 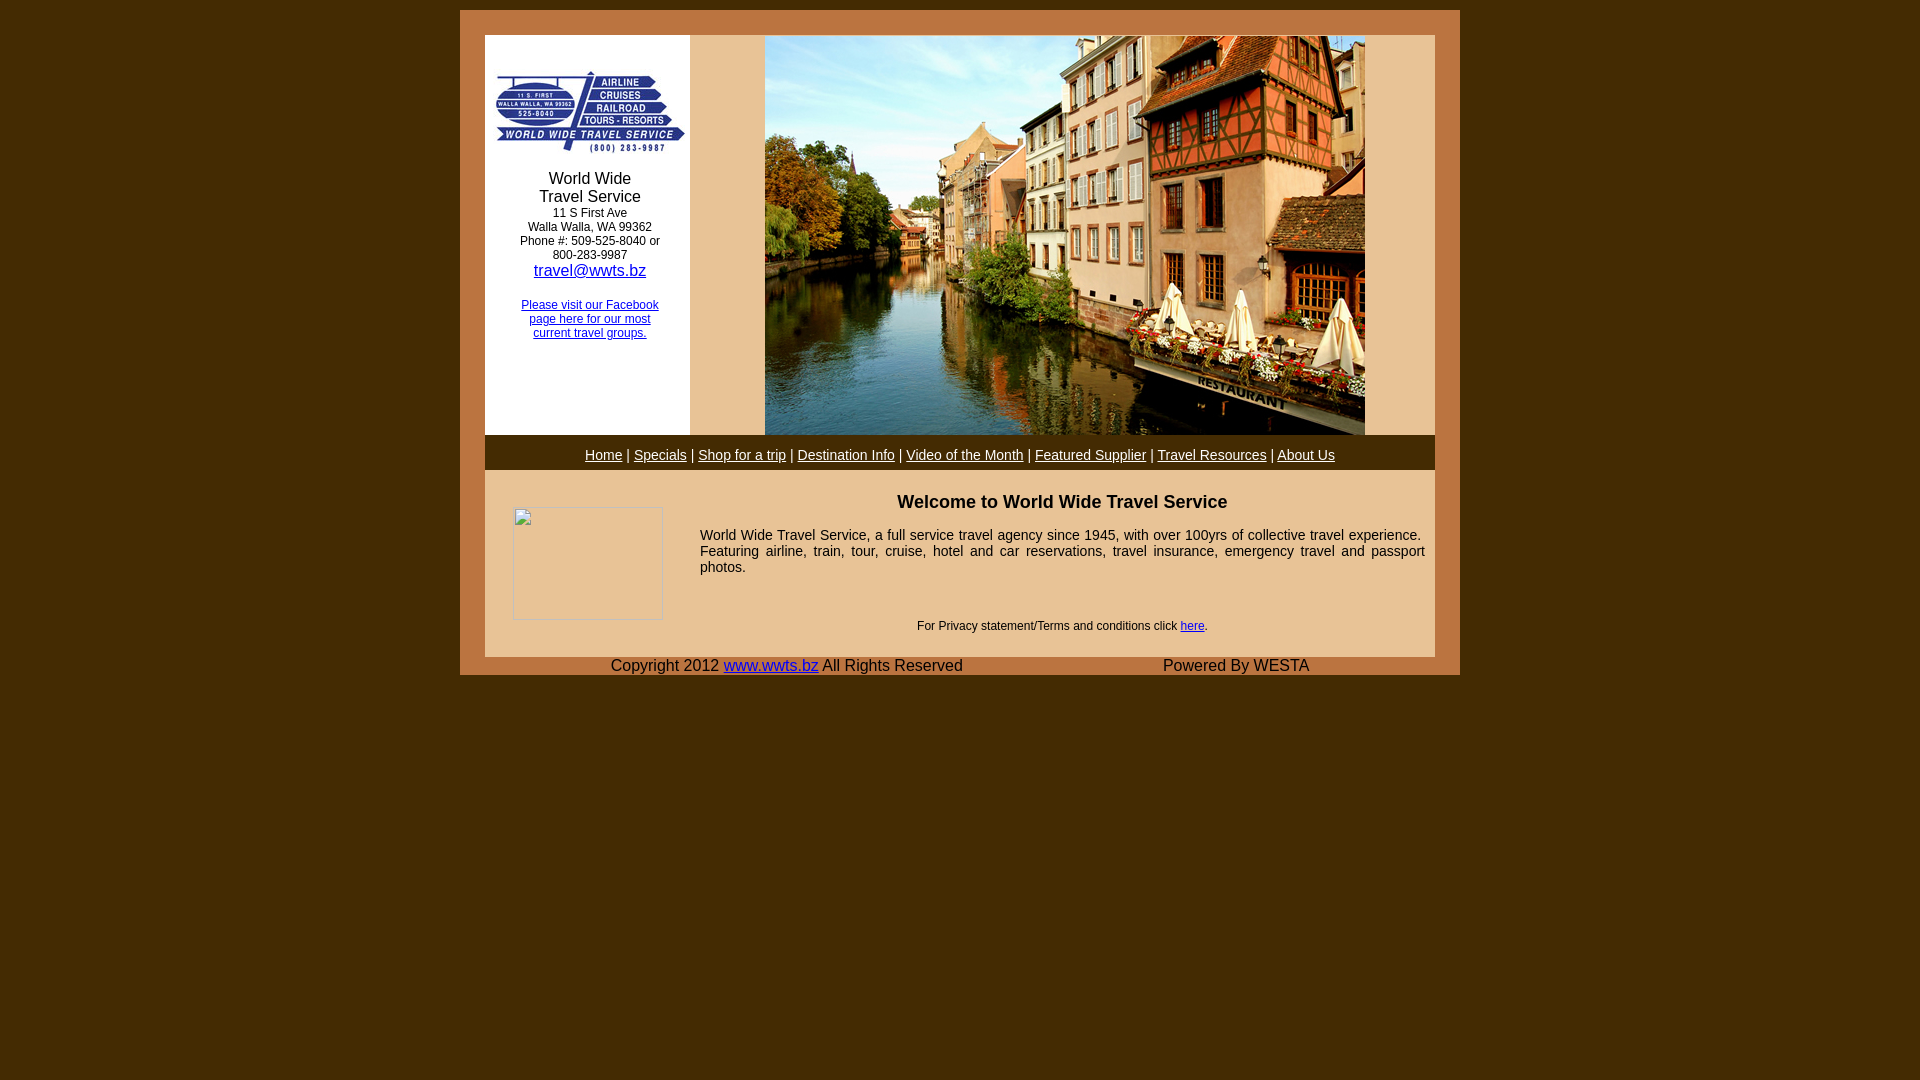 I want to click on 'About Us', so click(x=1305, y=455).